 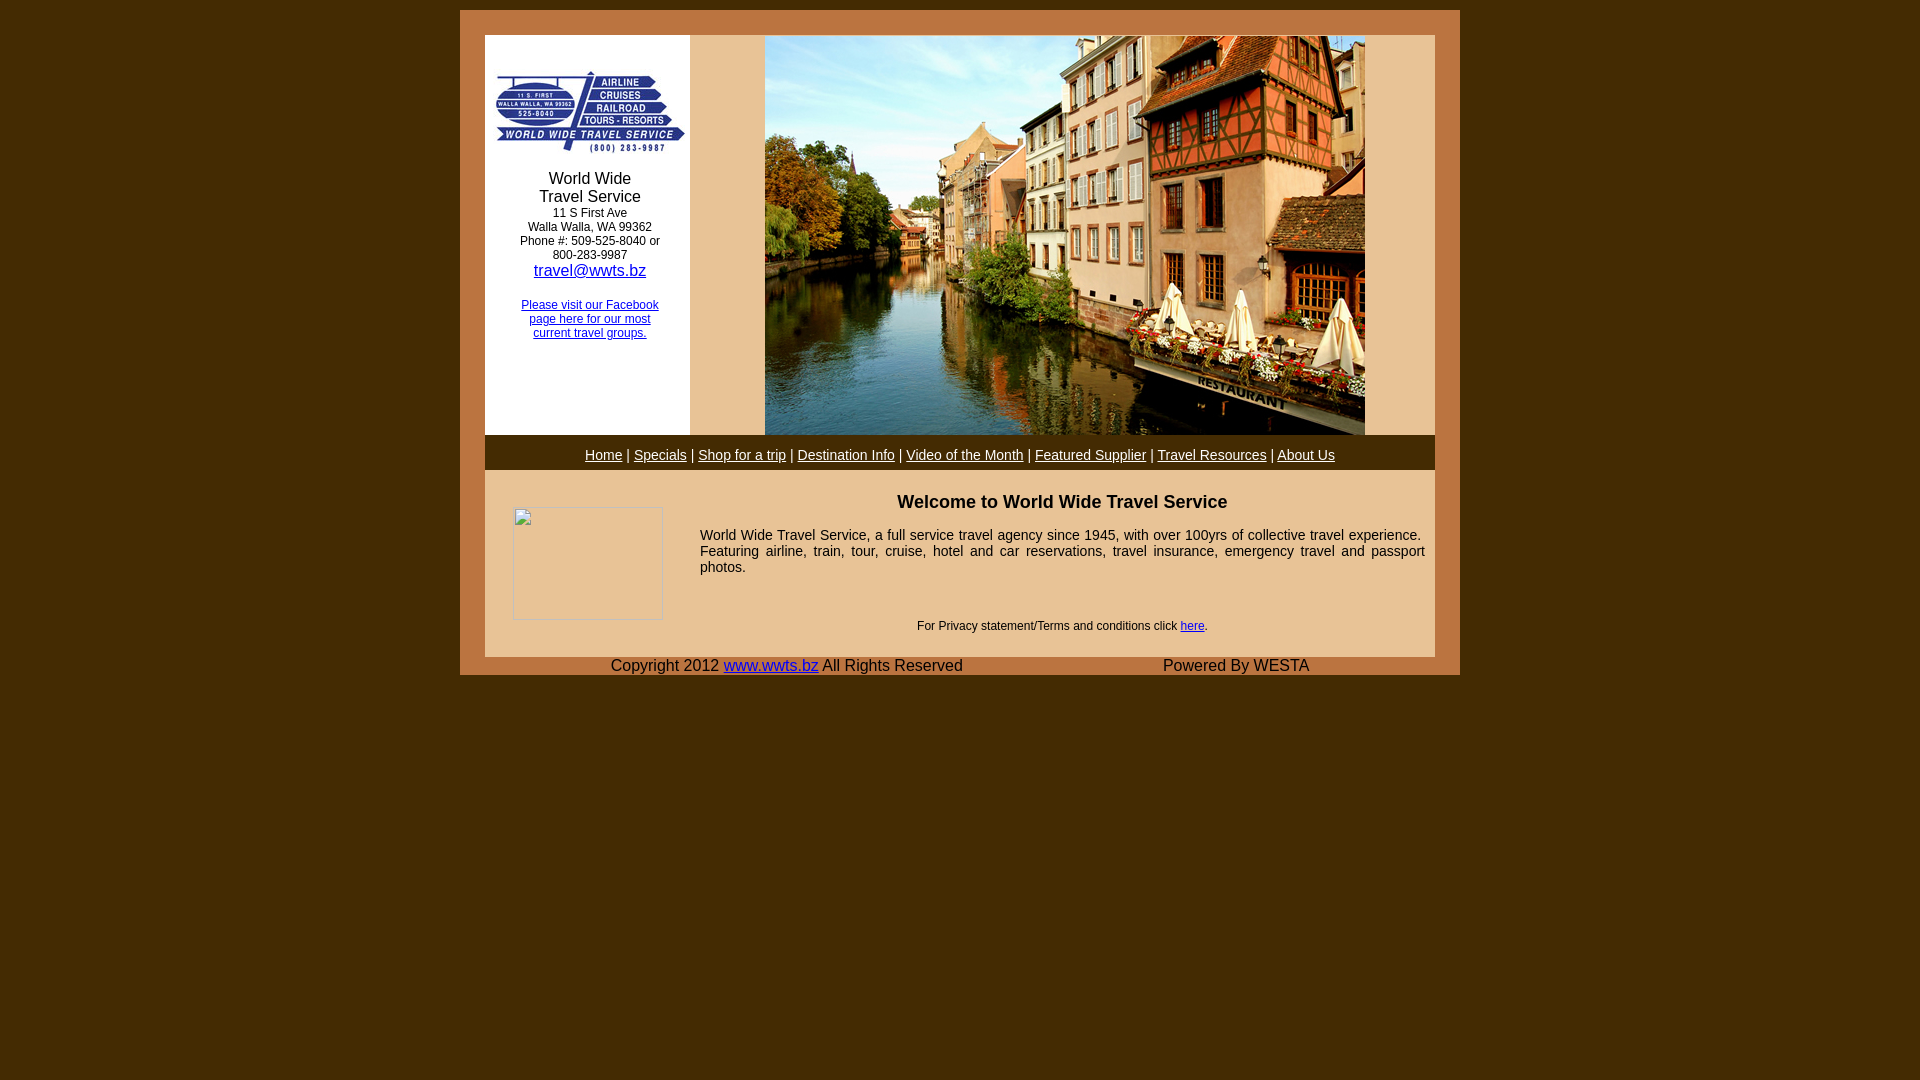 I want to click on 'About Us', so click(x=1305, y=455).